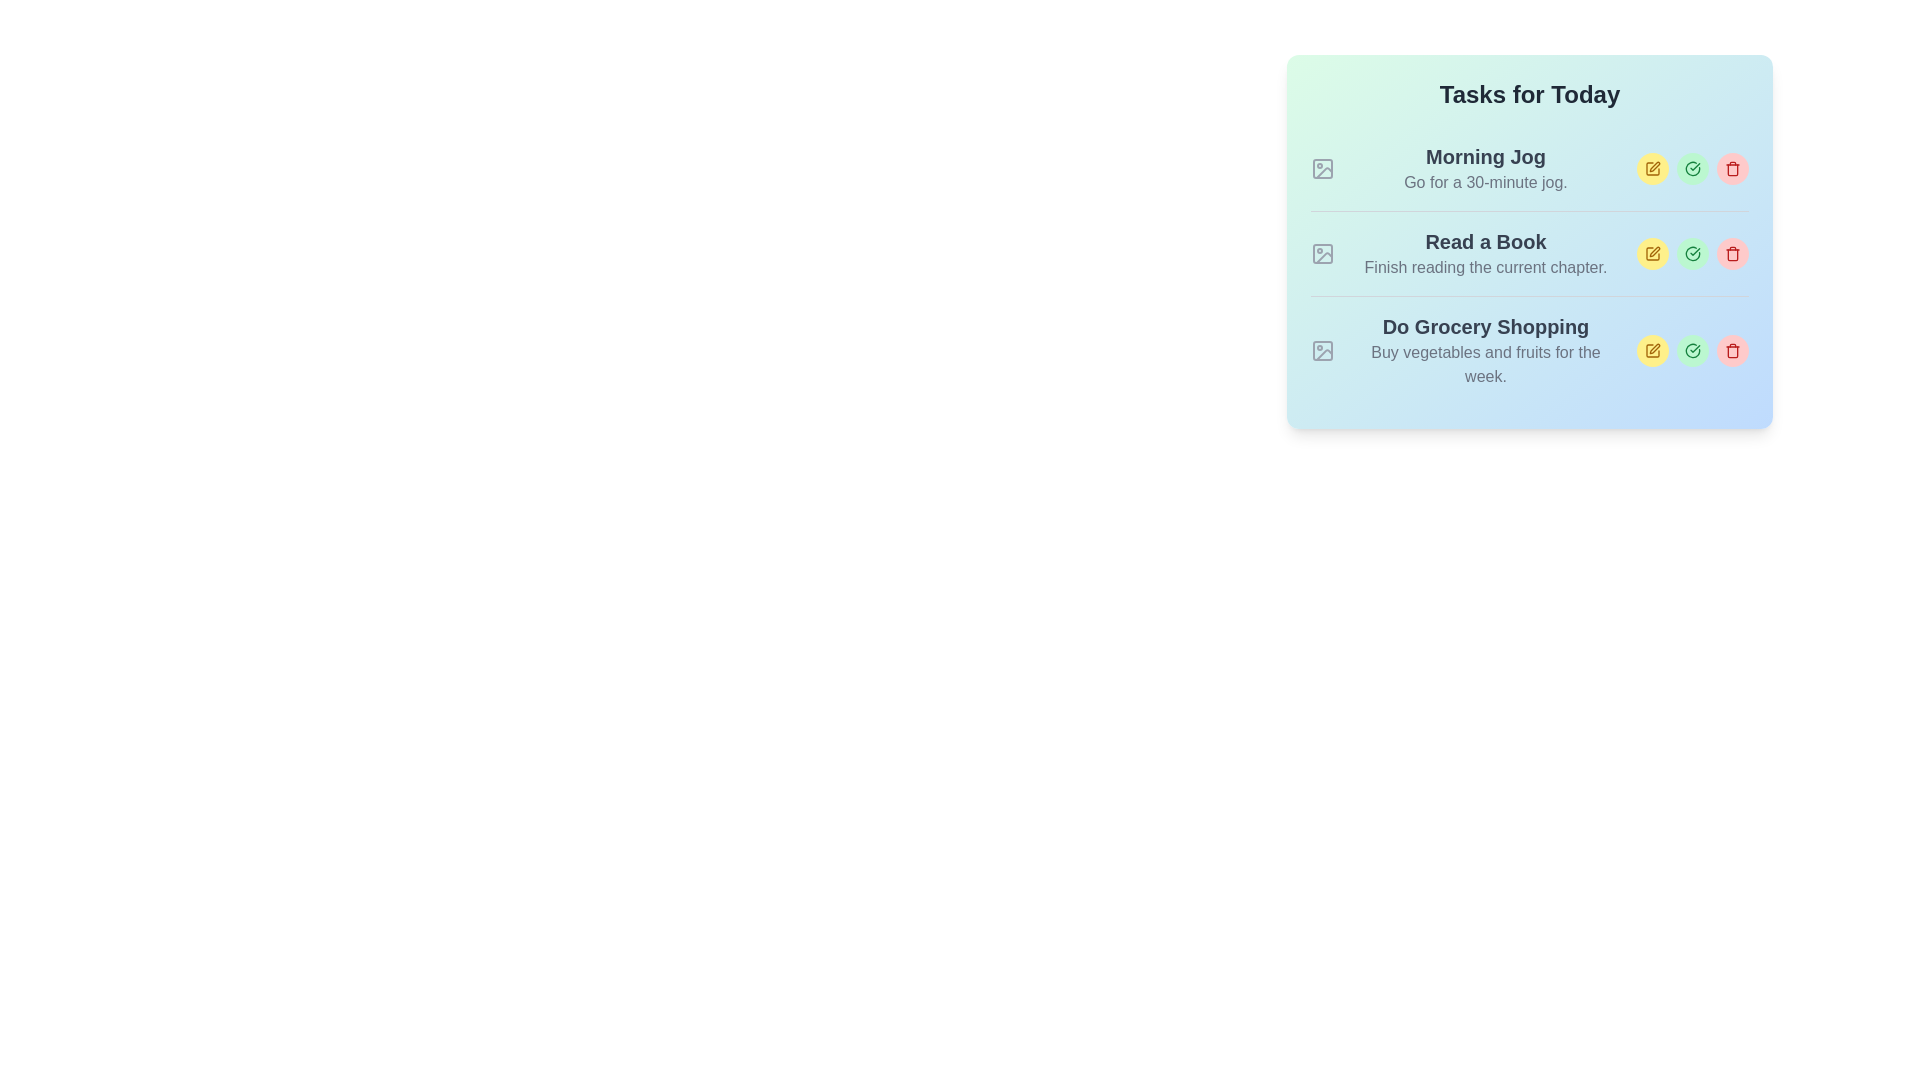 Image resolution: width=1920 pixels, height=1080 pixels. Describe the element at coordinates (1486, 241) in the screenshot. I see `the static text element that reads 'Read a Book', which is bolded and styled in a larger font size within a pastel blue box, located at the top of the task card` at that location.